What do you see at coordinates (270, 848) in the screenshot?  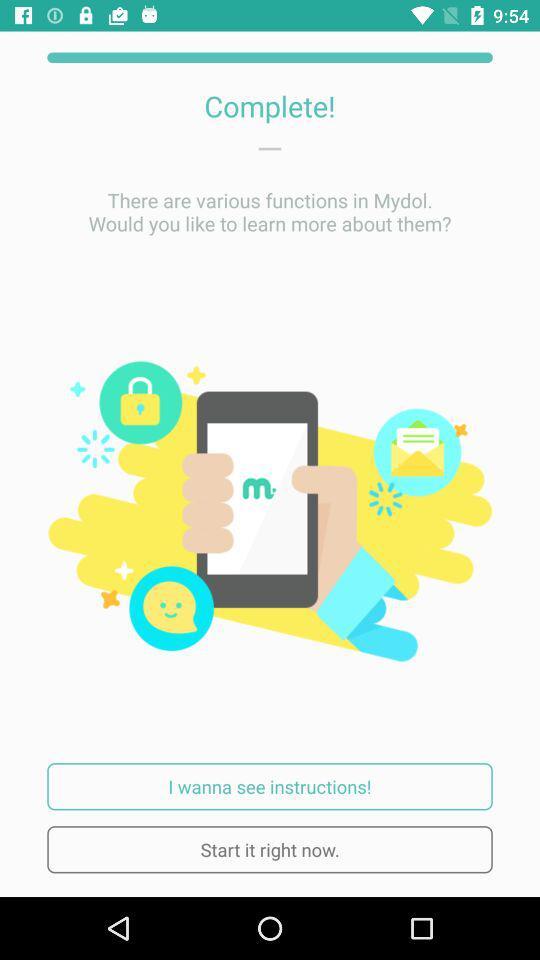 I see `the start it right icon` at bounding box center [270, 848].